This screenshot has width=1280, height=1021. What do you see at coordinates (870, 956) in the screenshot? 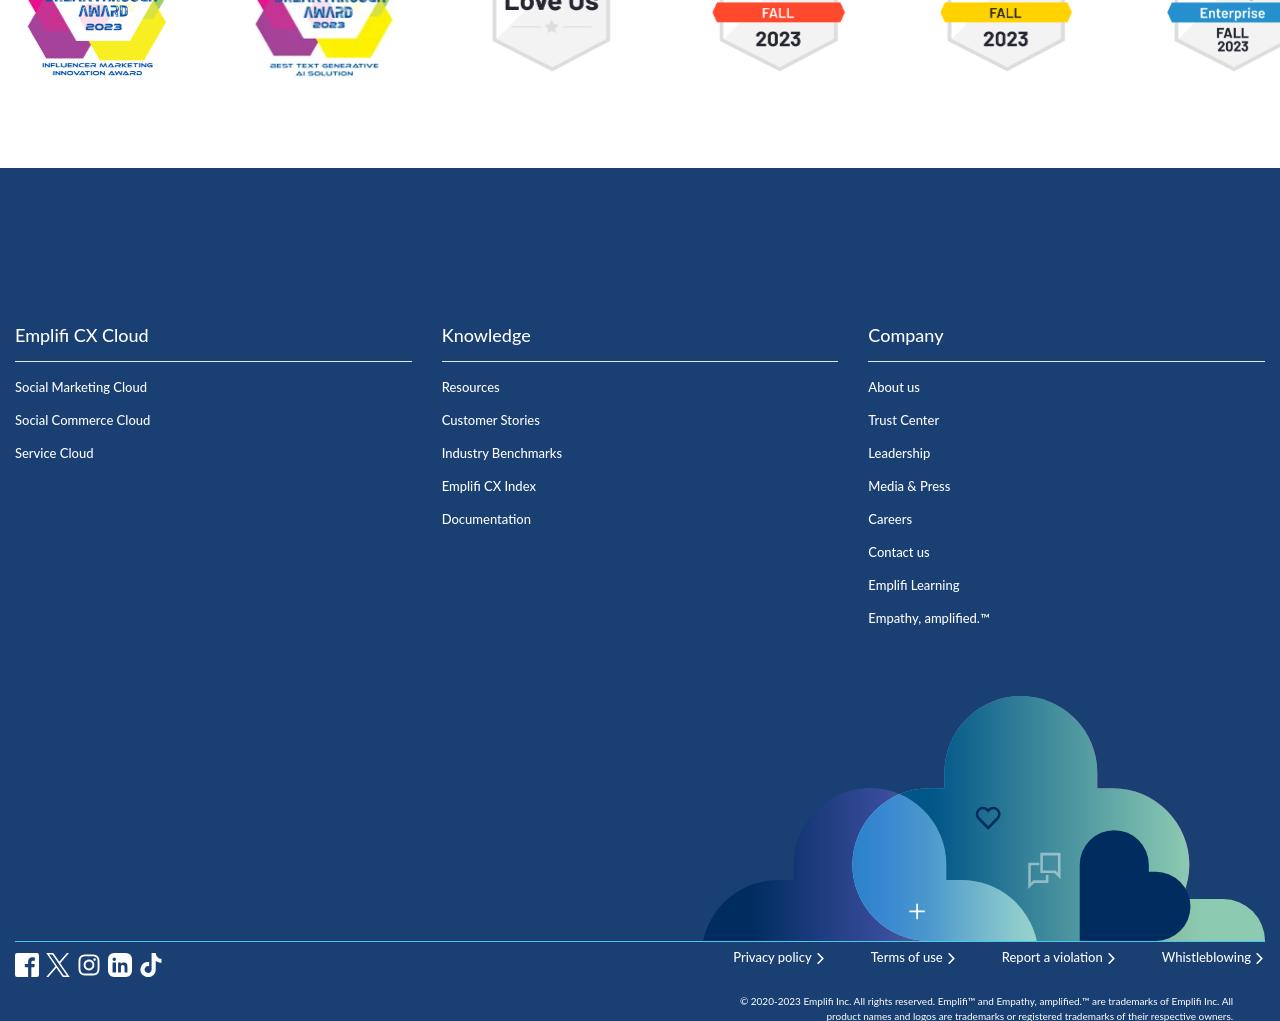
I see `'Terms of use'` at bounding box center [870, 956].